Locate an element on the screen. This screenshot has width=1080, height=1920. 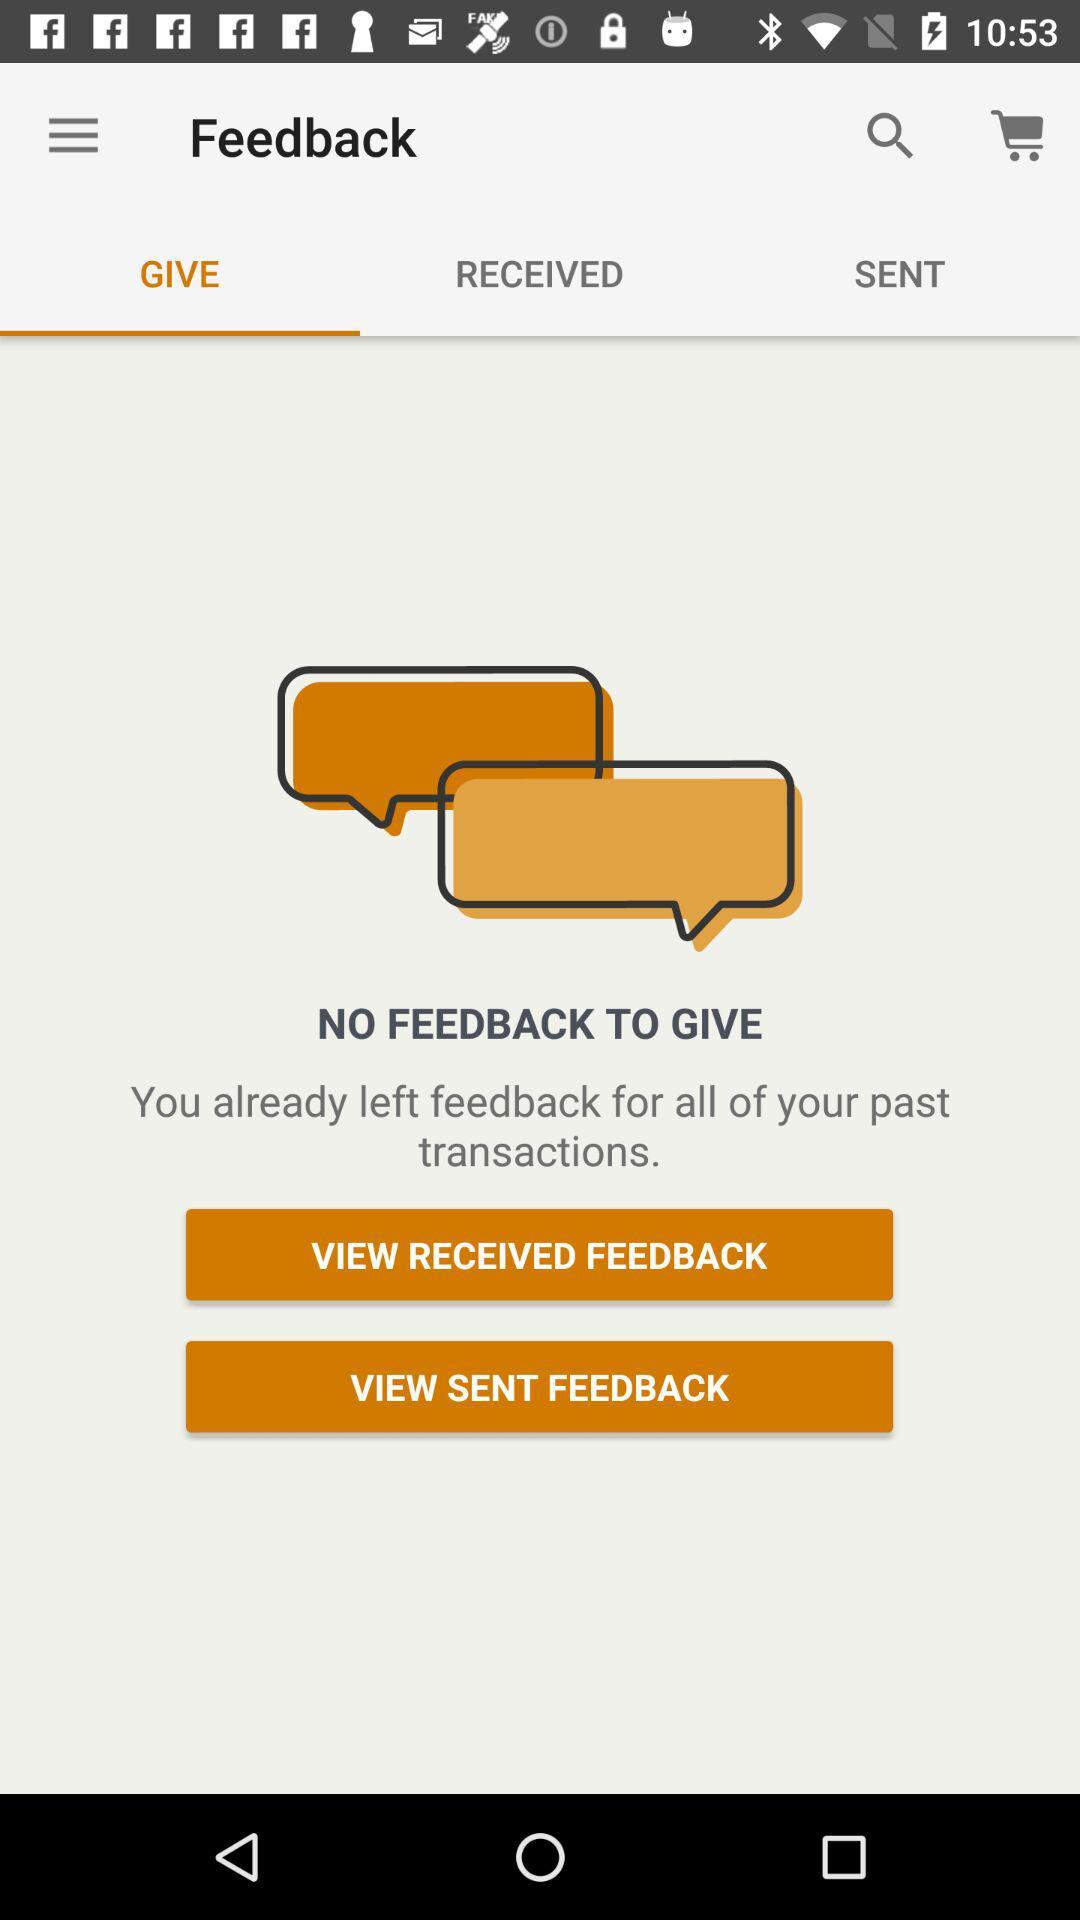
item to the left of the feedback item is located at coordinates (72, 135).